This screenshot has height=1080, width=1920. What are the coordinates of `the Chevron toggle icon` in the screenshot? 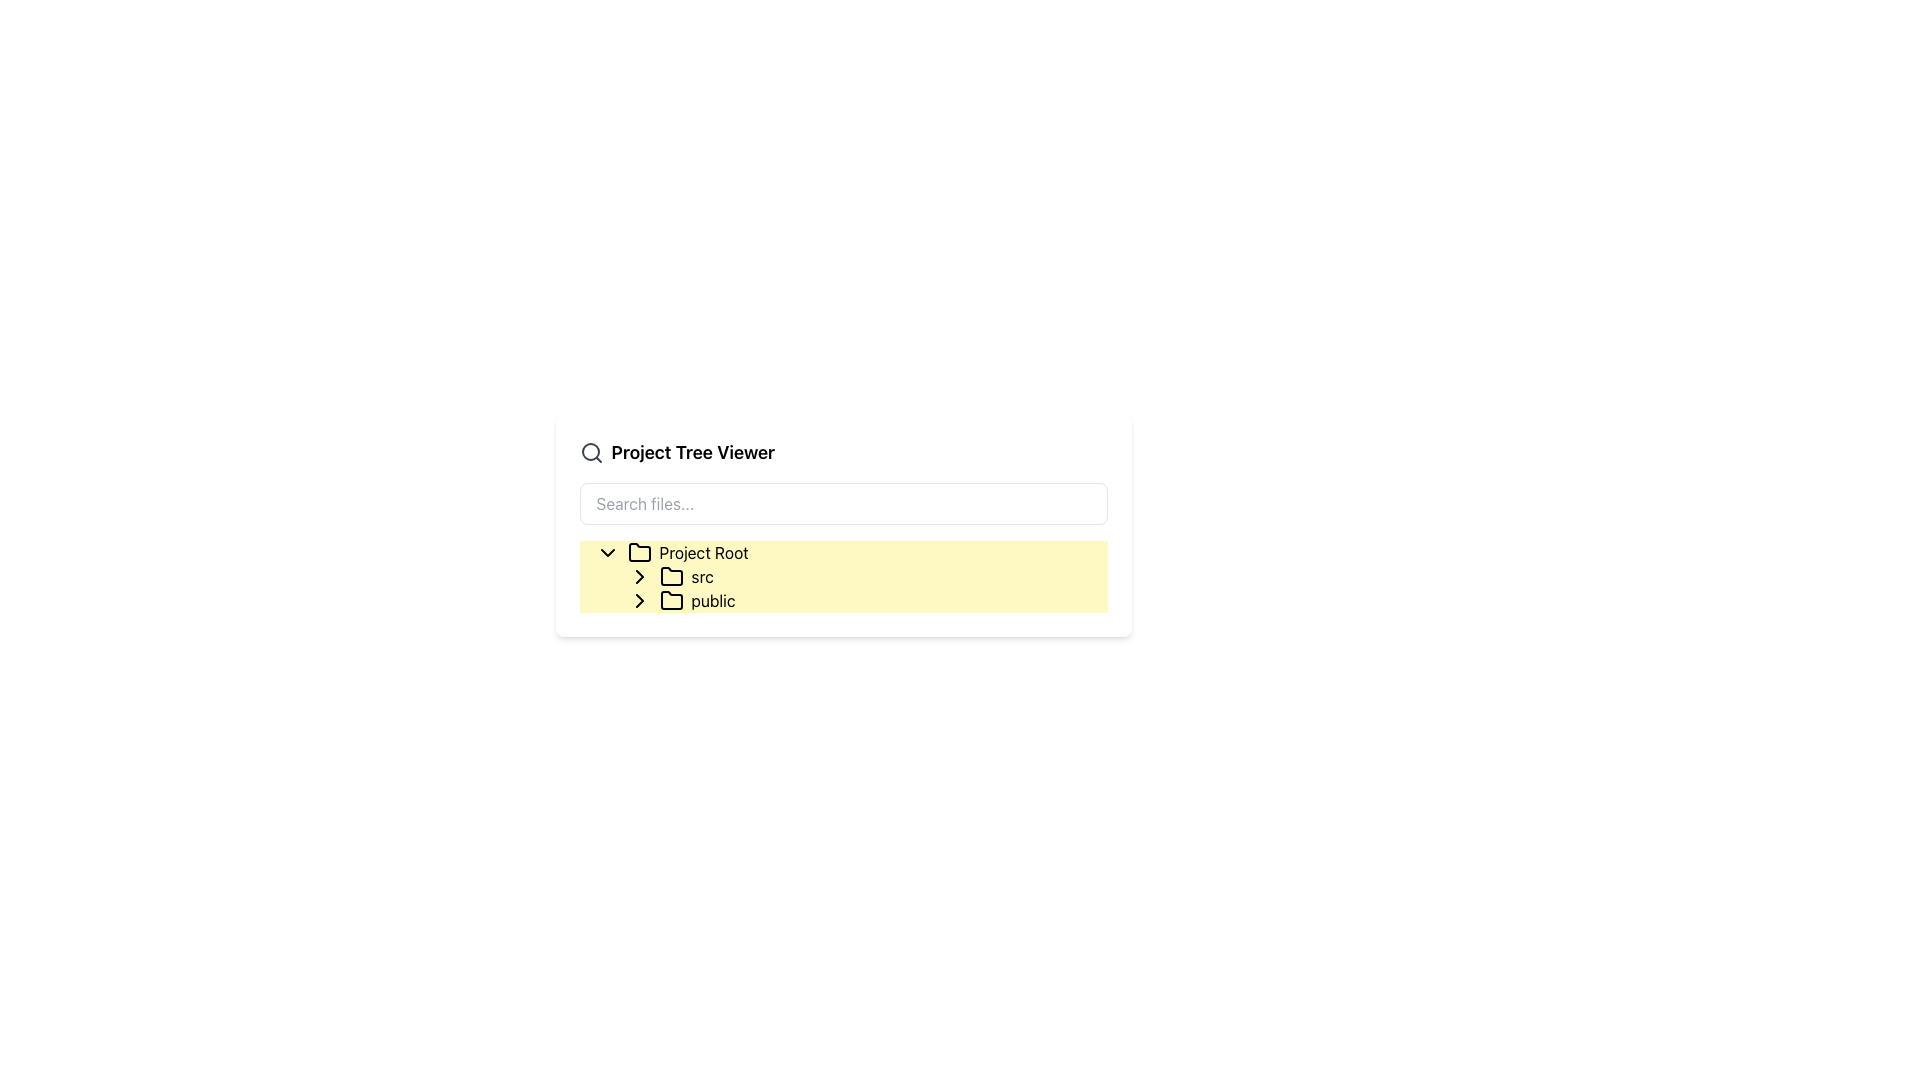 It's located at (606, 552).